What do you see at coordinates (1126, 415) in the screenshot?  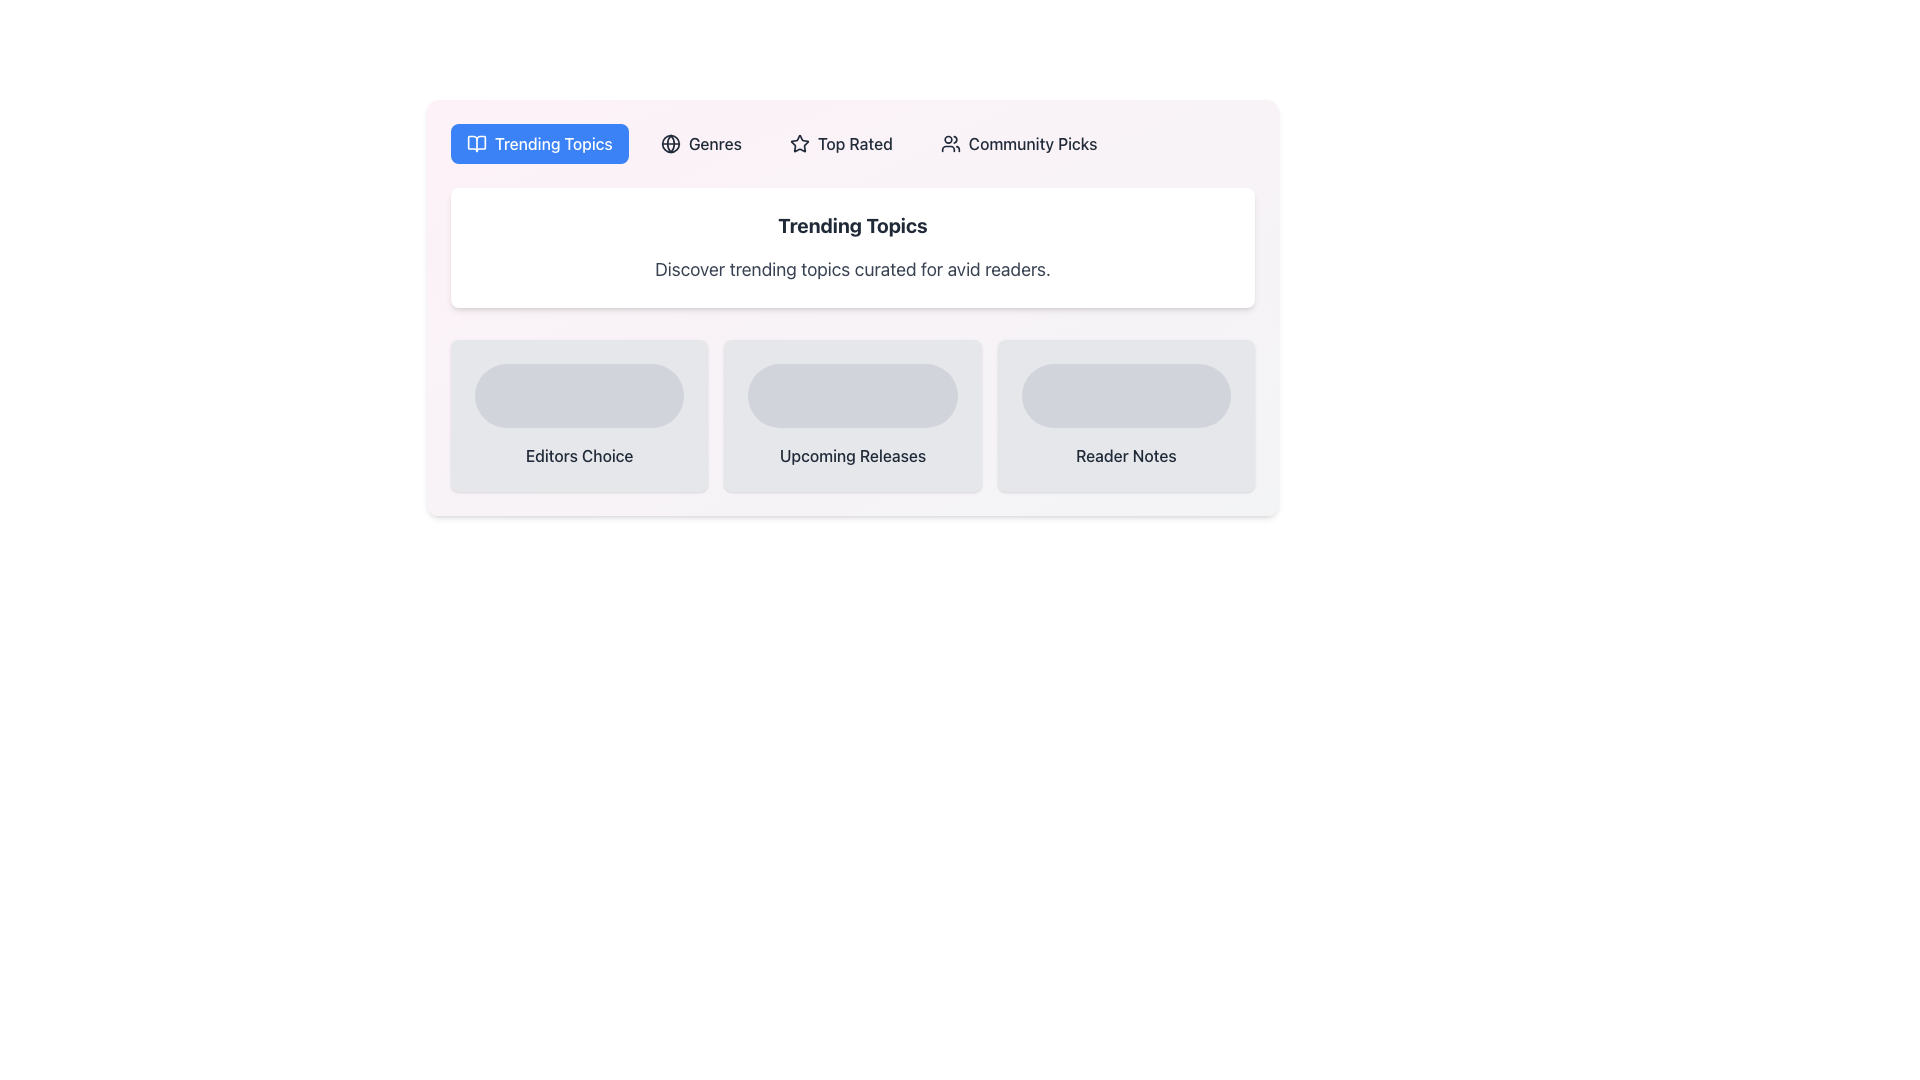 I see `the third card in the grid, which serves as a visual indicator for notes or content related to readers` at bounding box center [1126, 415].